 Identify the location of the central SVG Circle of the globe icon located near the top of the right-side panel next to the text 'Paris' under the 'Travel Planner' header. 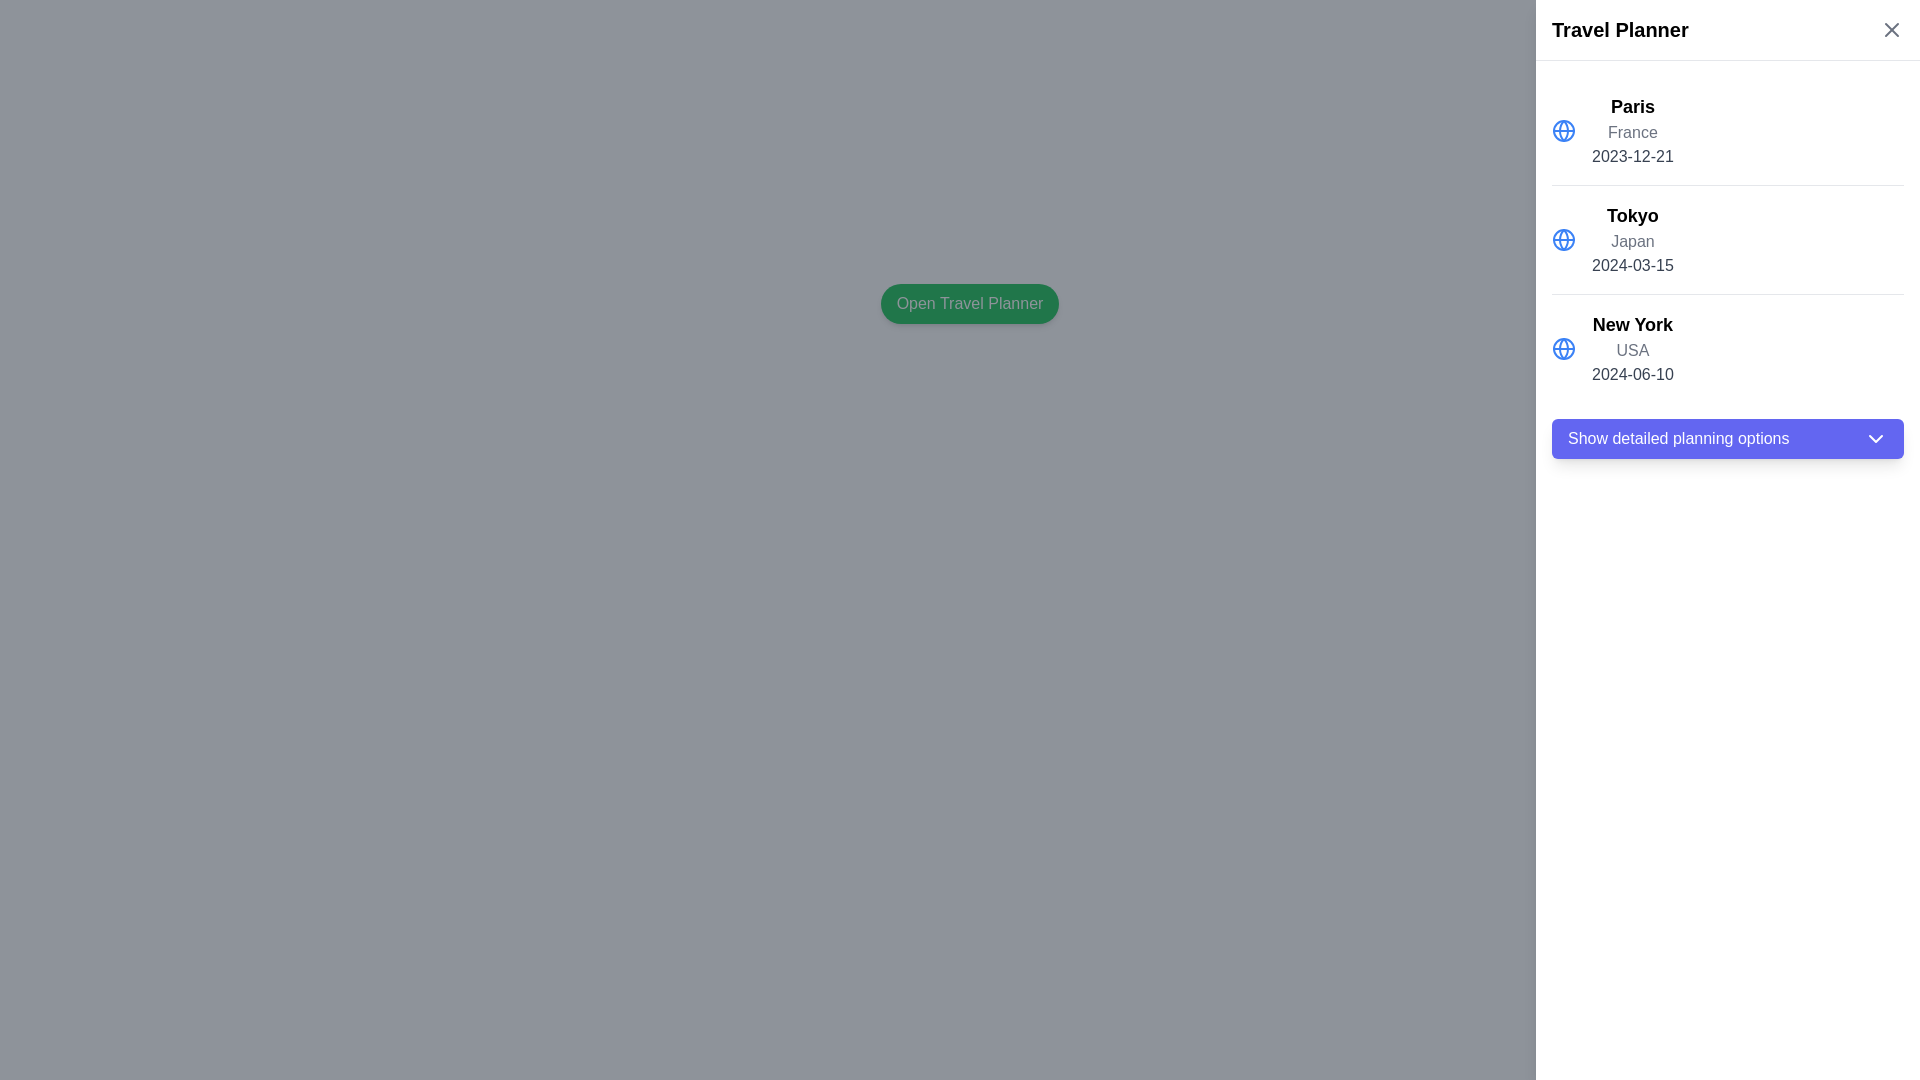
(1563, 347).